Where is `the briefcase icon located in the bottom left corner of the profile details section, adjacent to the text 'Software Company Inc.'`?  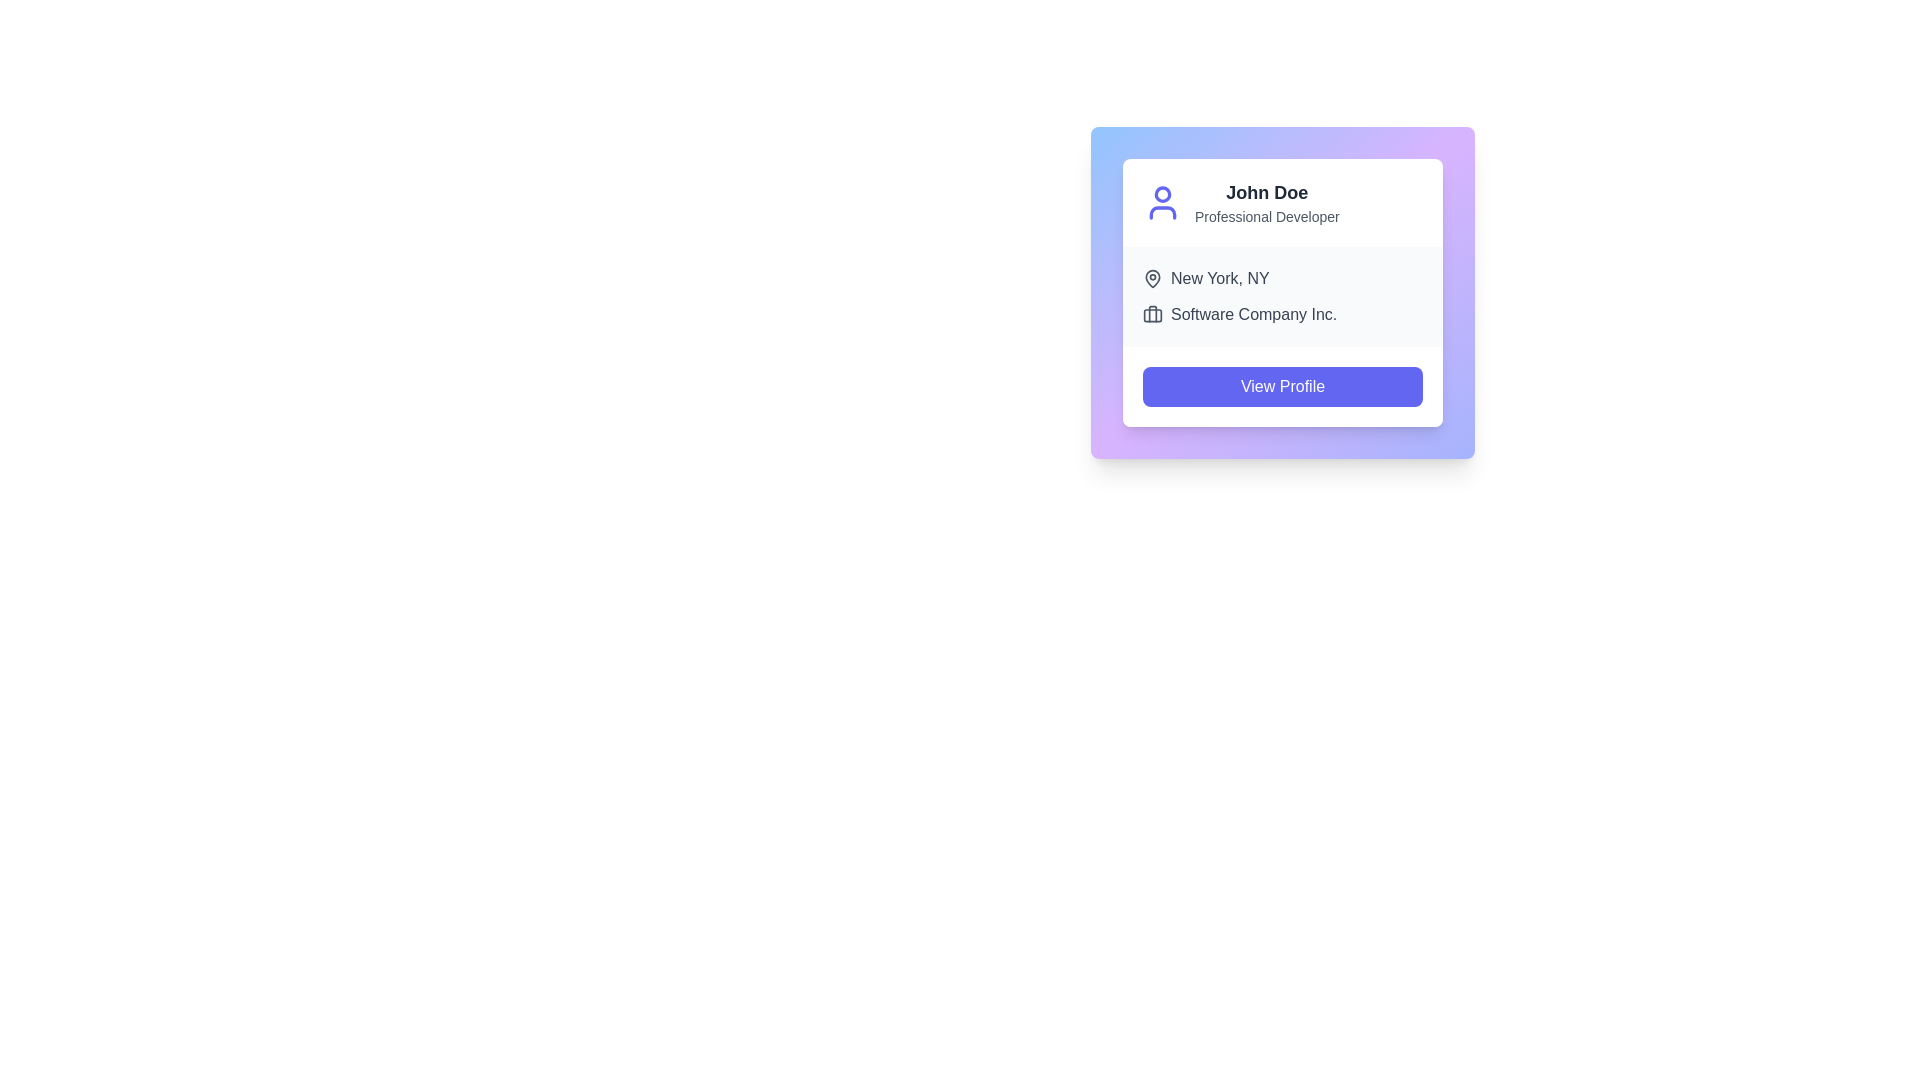 the briefcase icon located in the bottom left corner of the profile details section, adjacent to the text 'Software Company Inc.' is located at coordinates (1152, 315).